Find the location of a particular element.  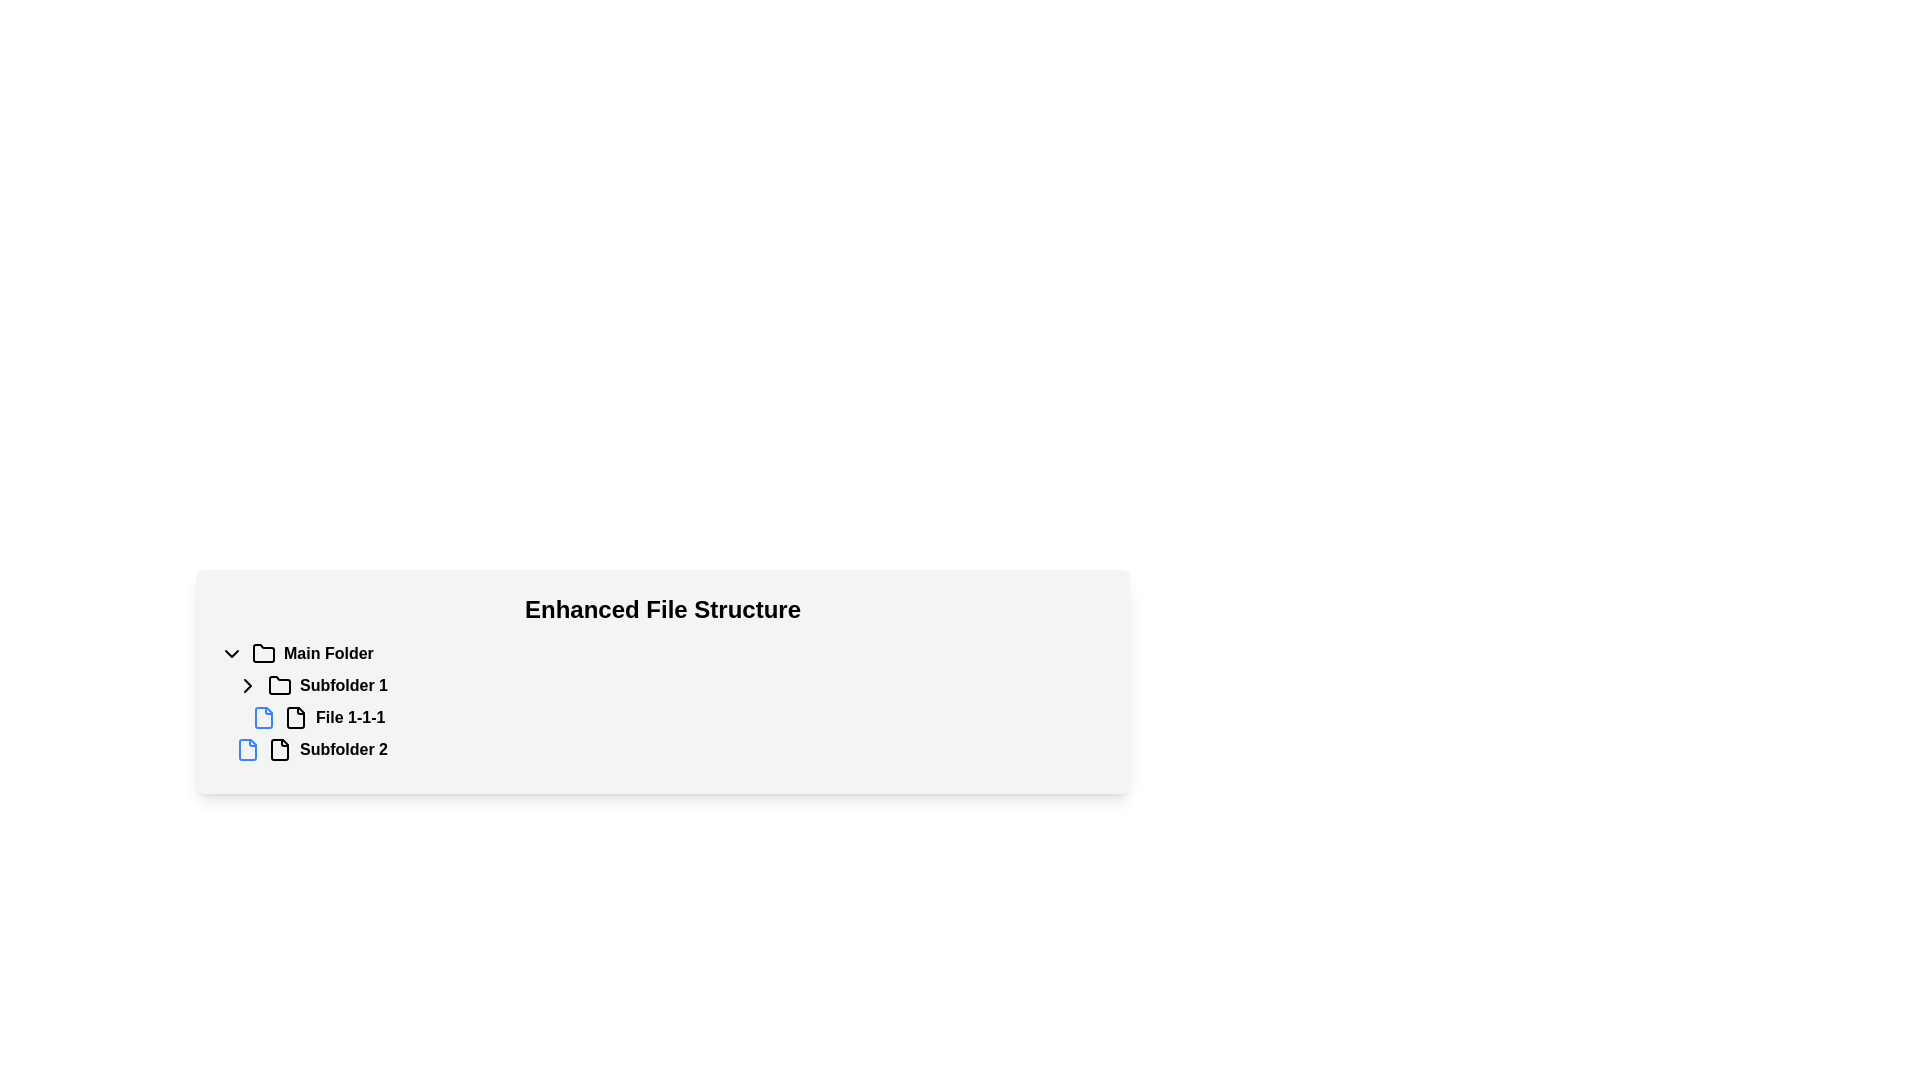

the bold text label 'Subfolder 2', which is styled with black color and an underline effect visible on hover, located to the right of the preceding icon in the file structure hierarchy is located at coordinates (344, 749).